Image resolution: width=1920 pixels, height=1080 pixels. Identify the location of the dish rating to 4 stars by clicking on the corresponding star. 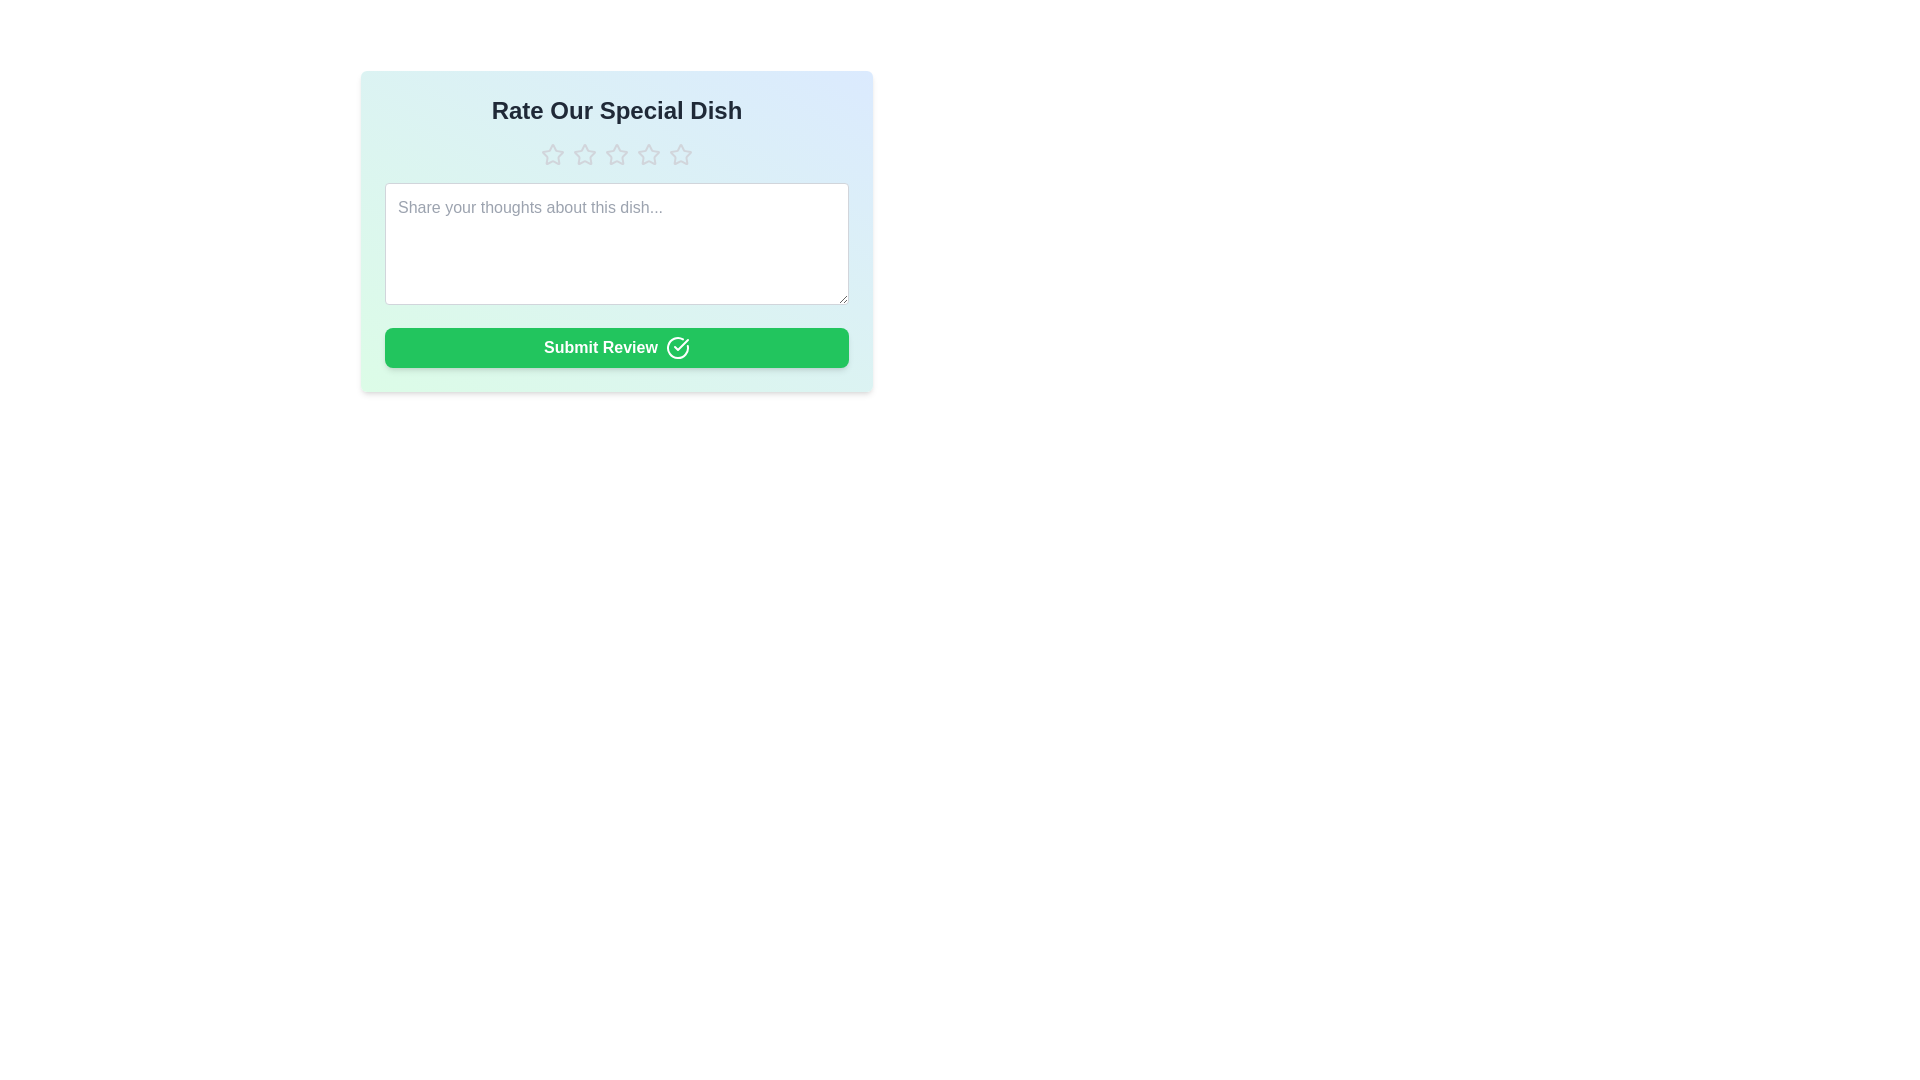
(648, 153).